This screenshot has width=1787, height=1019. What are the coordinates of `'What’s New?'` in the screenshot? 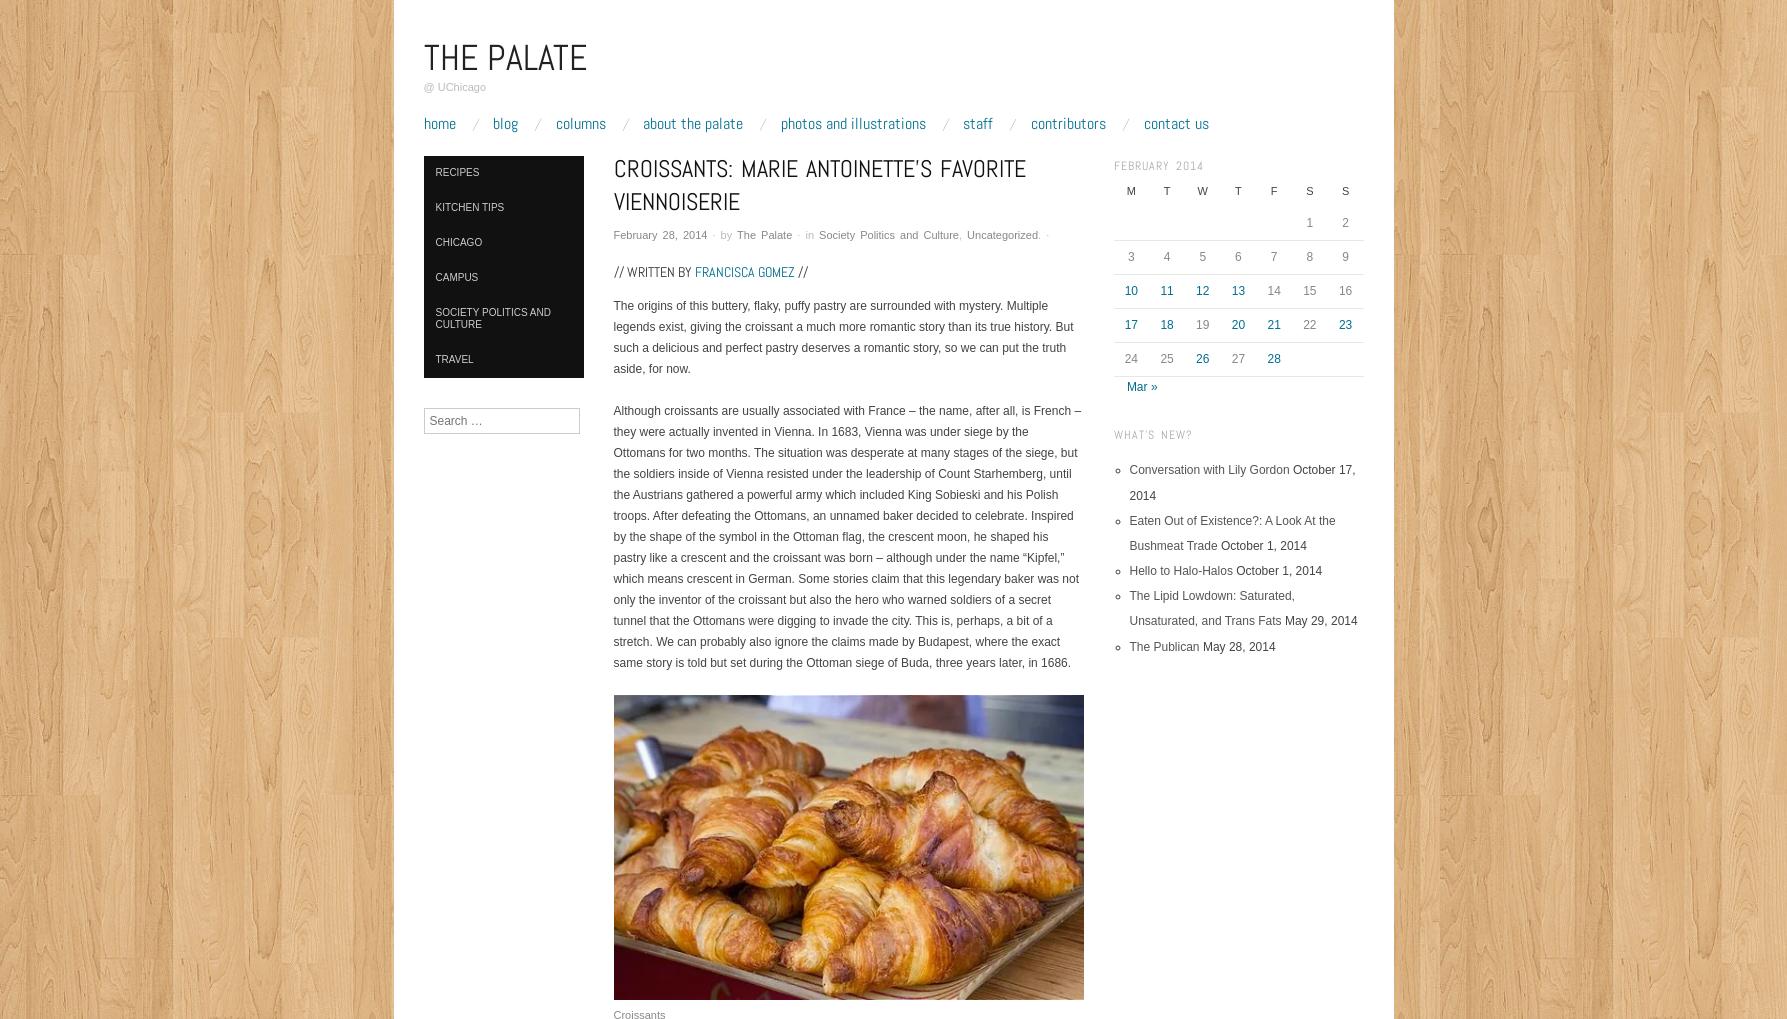 It's located at (1112, 433).